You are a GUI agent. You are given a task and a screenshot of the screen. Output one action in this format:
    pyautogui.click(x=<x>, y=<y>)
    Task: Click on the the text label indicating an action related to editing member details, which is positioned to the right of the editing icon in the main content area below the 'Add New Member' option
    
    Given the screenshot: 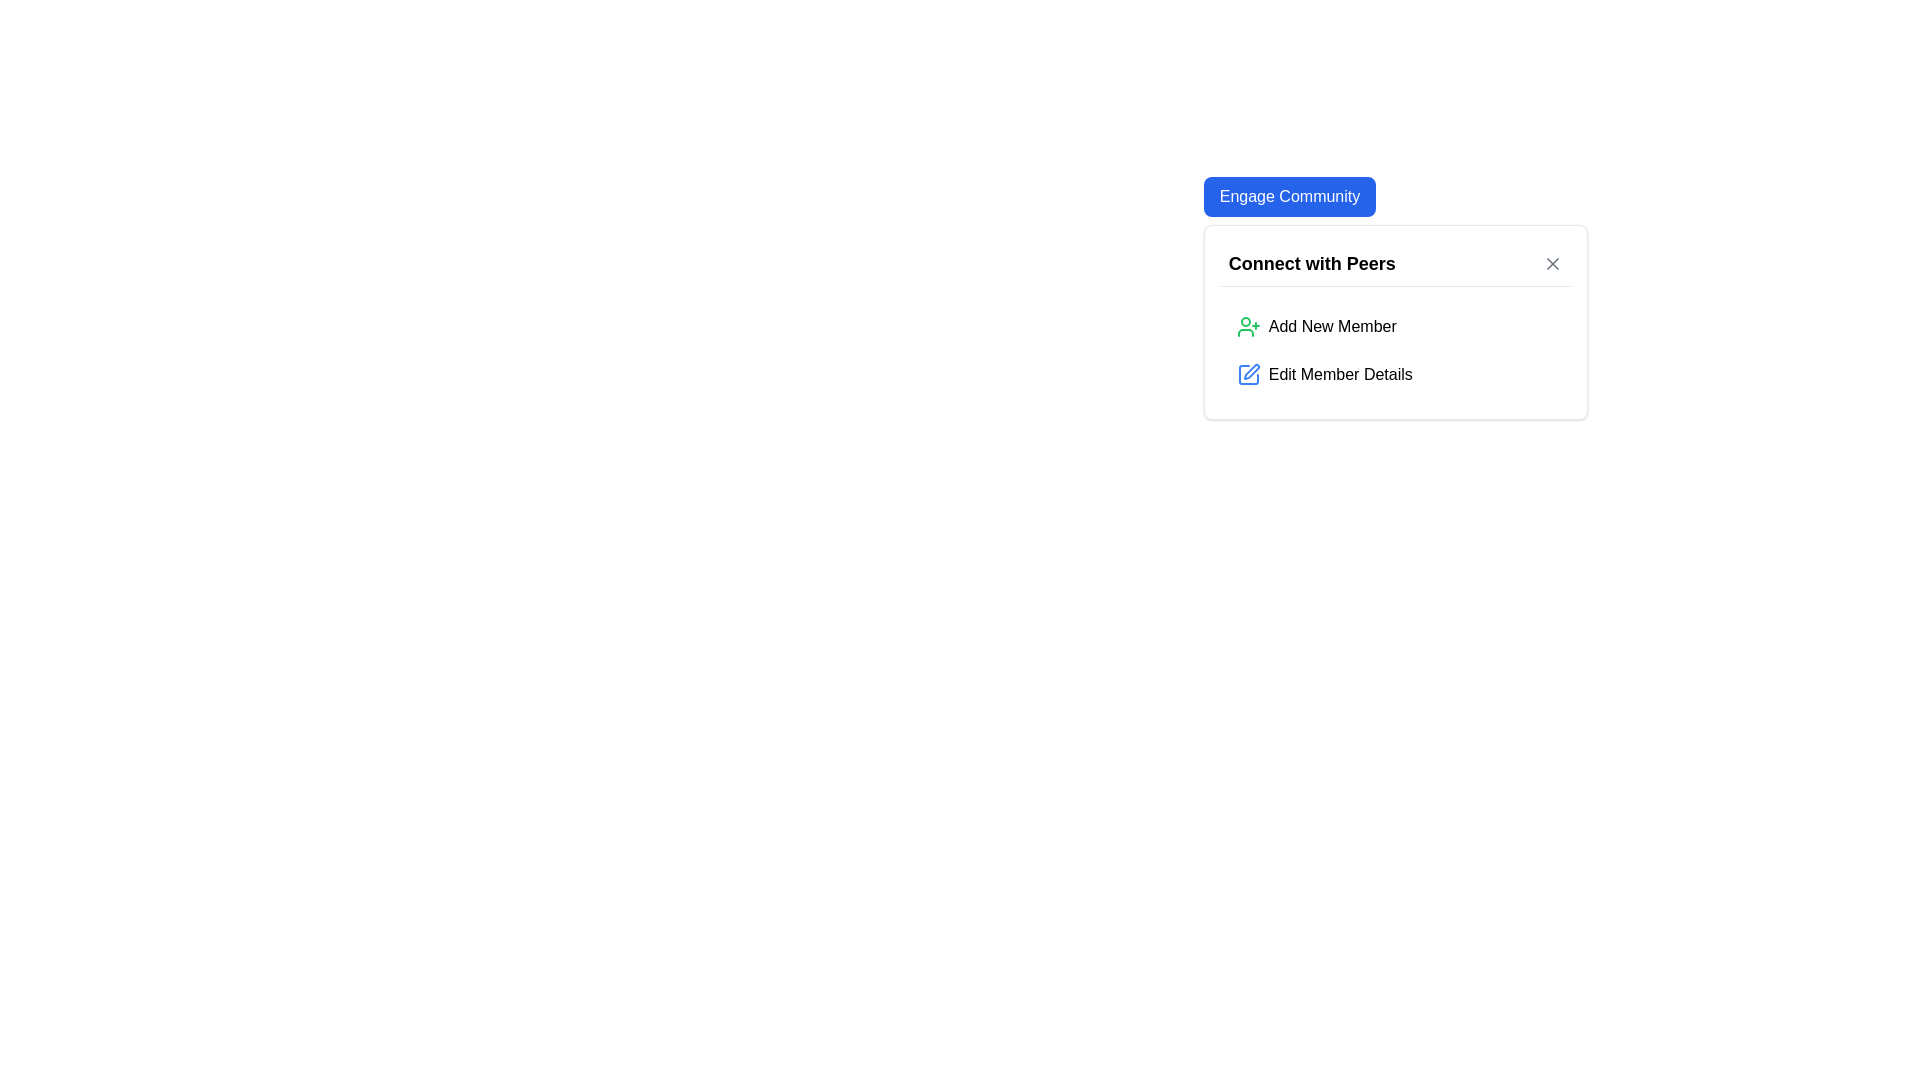 What is the action you would take?
    pyautogui.click(x=1340, y=374)
    